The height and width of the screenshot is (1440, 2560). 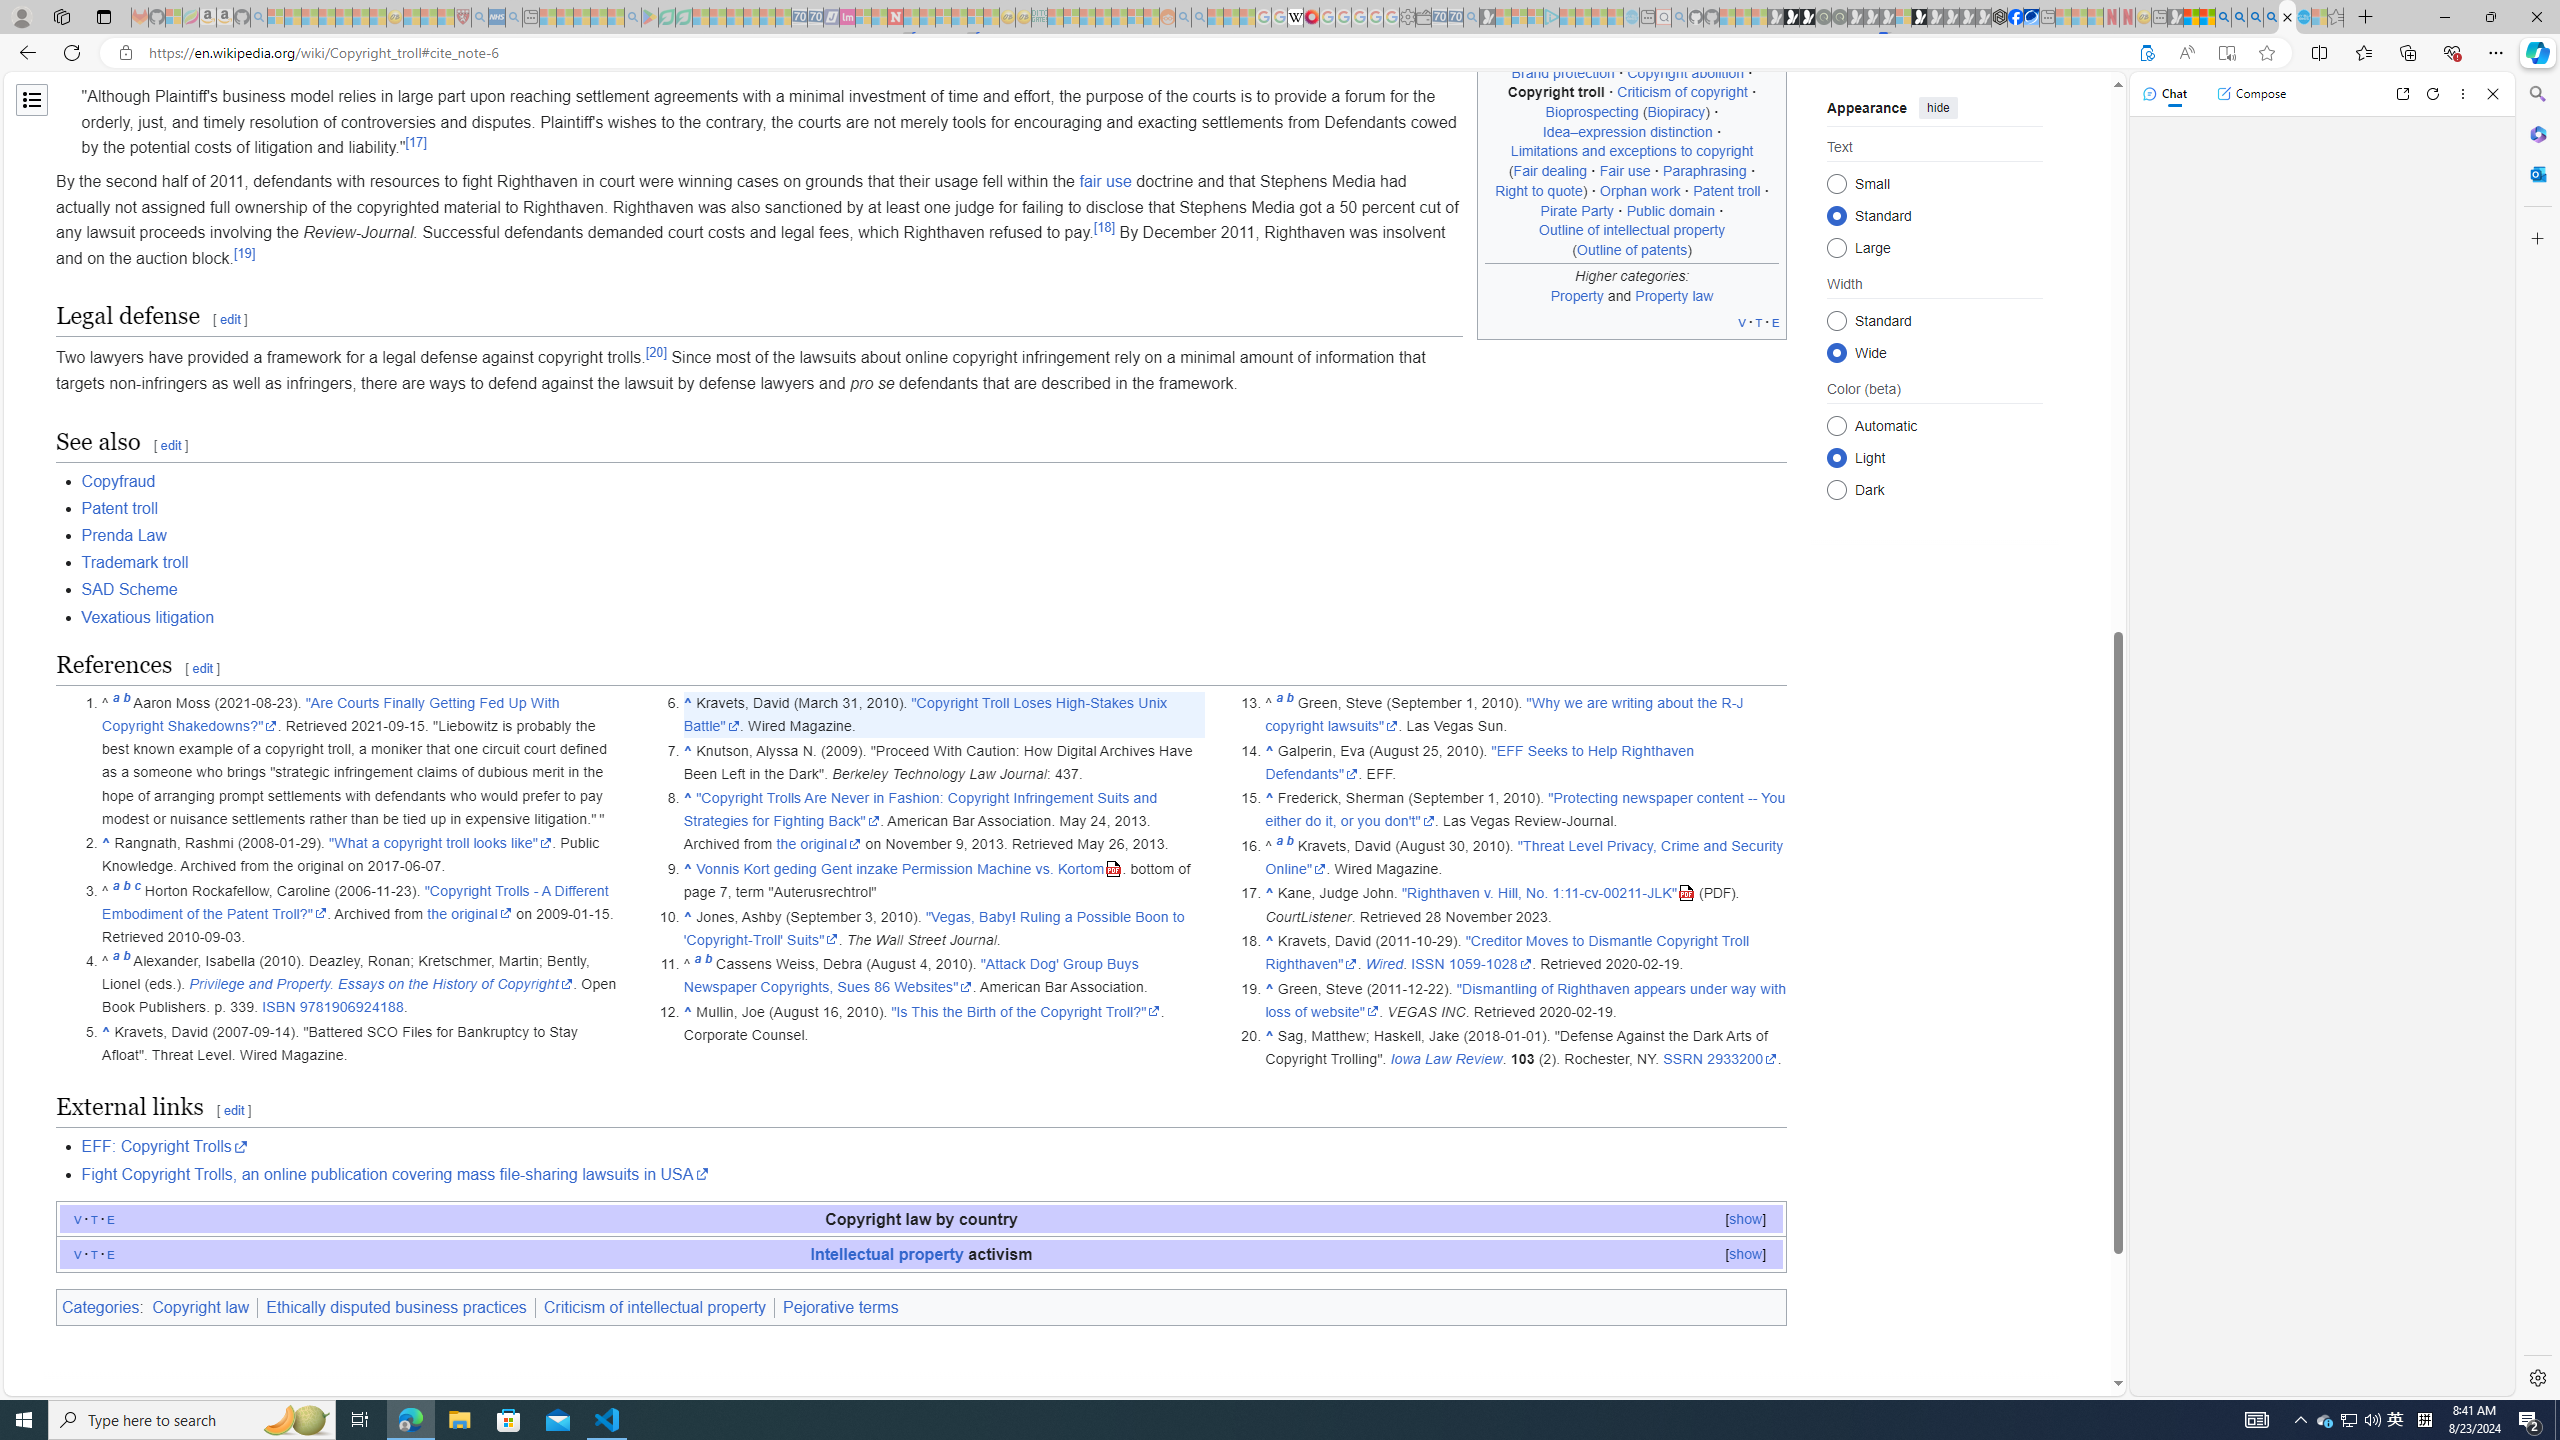 What do you see at coordinates (2030, 16) in the screenshot?
I see `'AirNow.gov'` at bounding box center [2030, 16].